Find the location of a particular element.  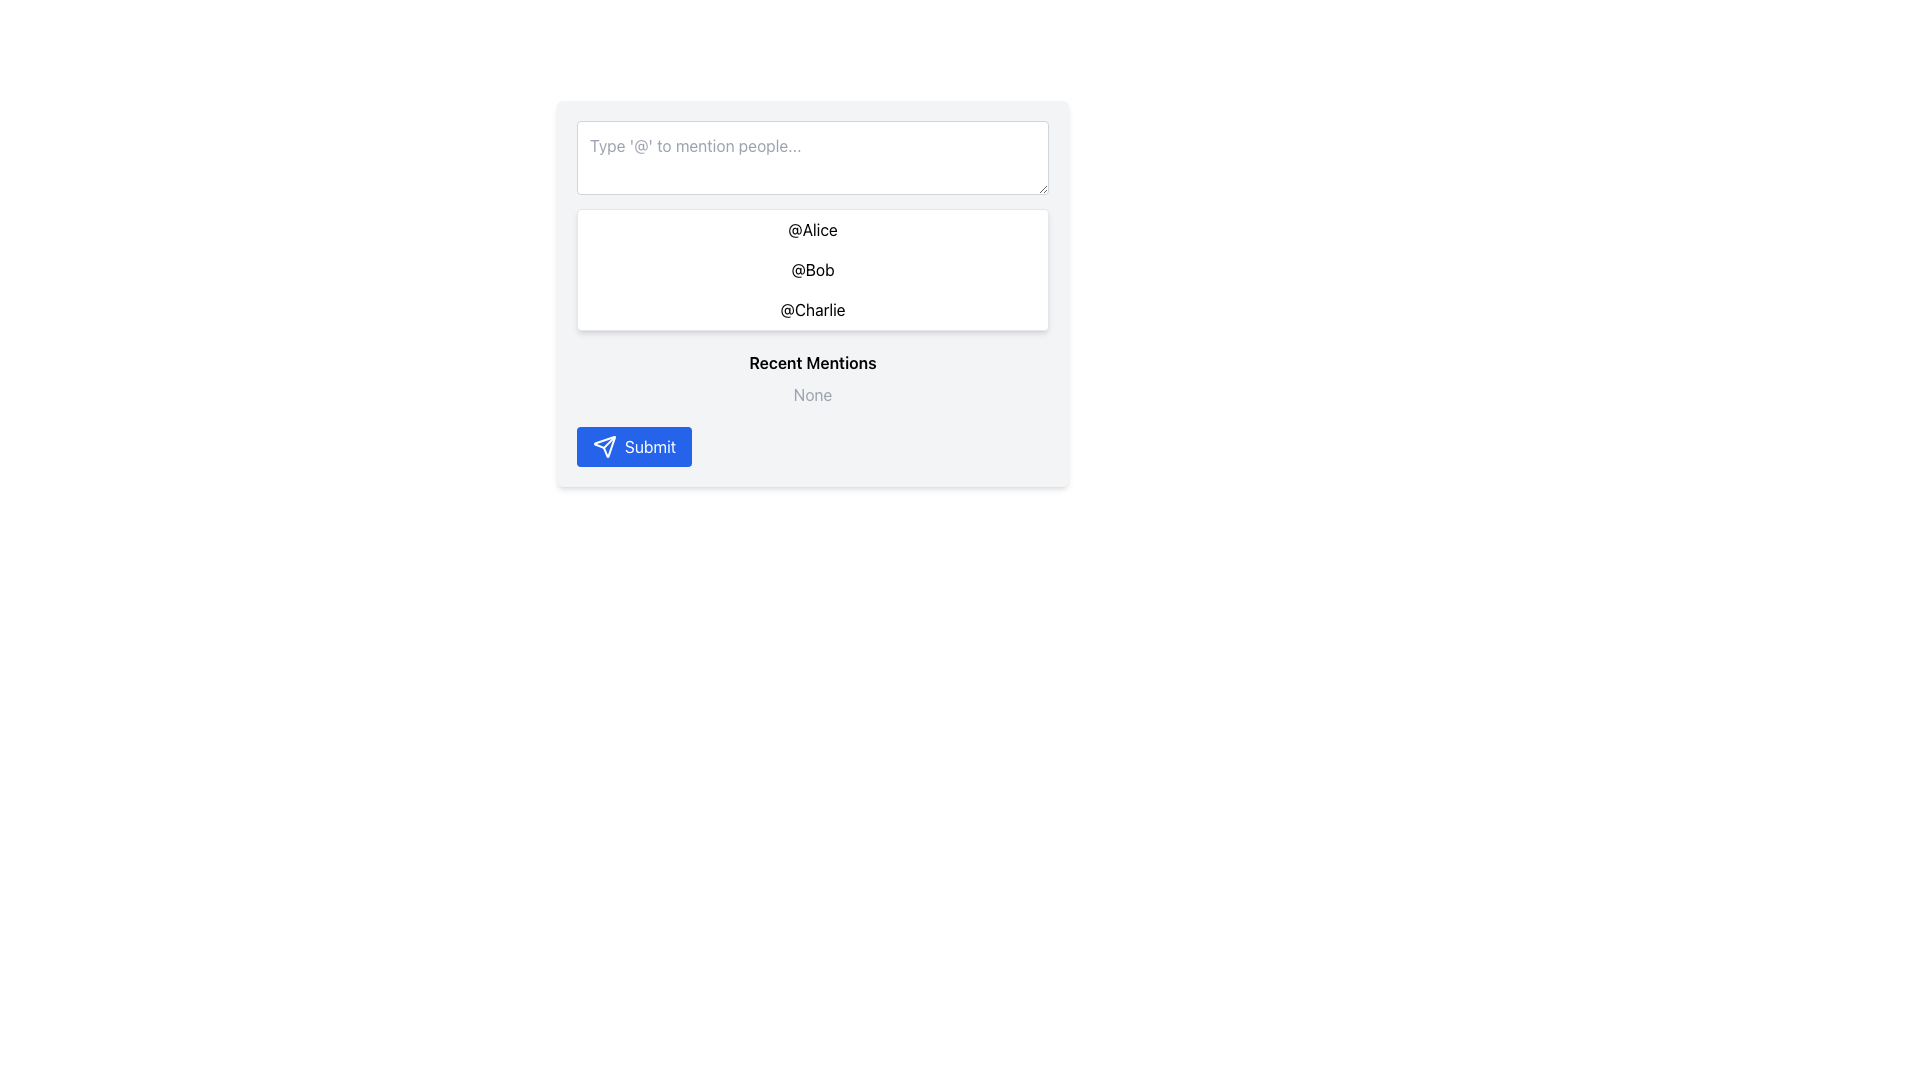

to select the text item 'Alice' in the dropdown list, which is the first entry and appears below a text input field is located at coordinates (812, 229).